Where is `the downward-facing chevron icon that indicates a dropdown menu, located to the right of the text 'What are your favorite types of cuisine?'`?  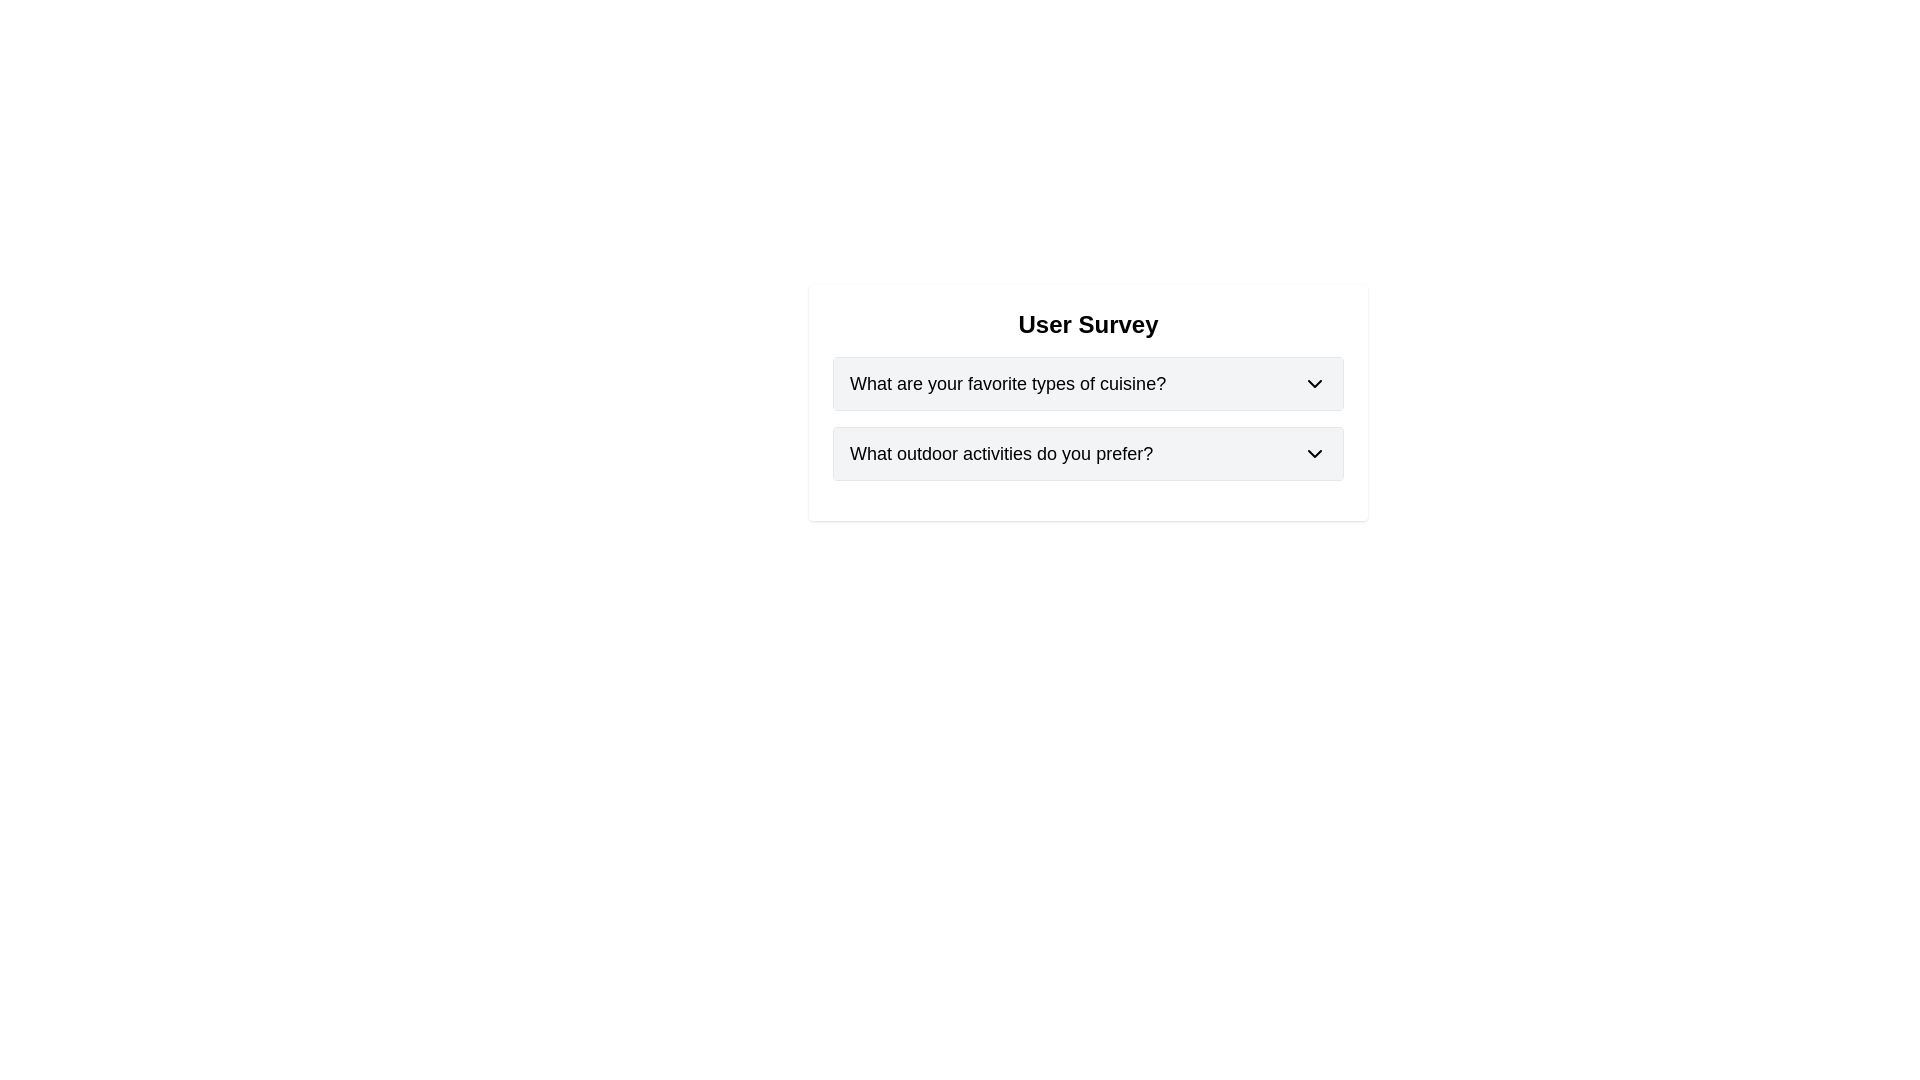 the downward-facing chevron icon that indicates a dropdown menu, located to the right of the text 'What are your favorite types of cuisine?' is located at coordinates (1315, 384).